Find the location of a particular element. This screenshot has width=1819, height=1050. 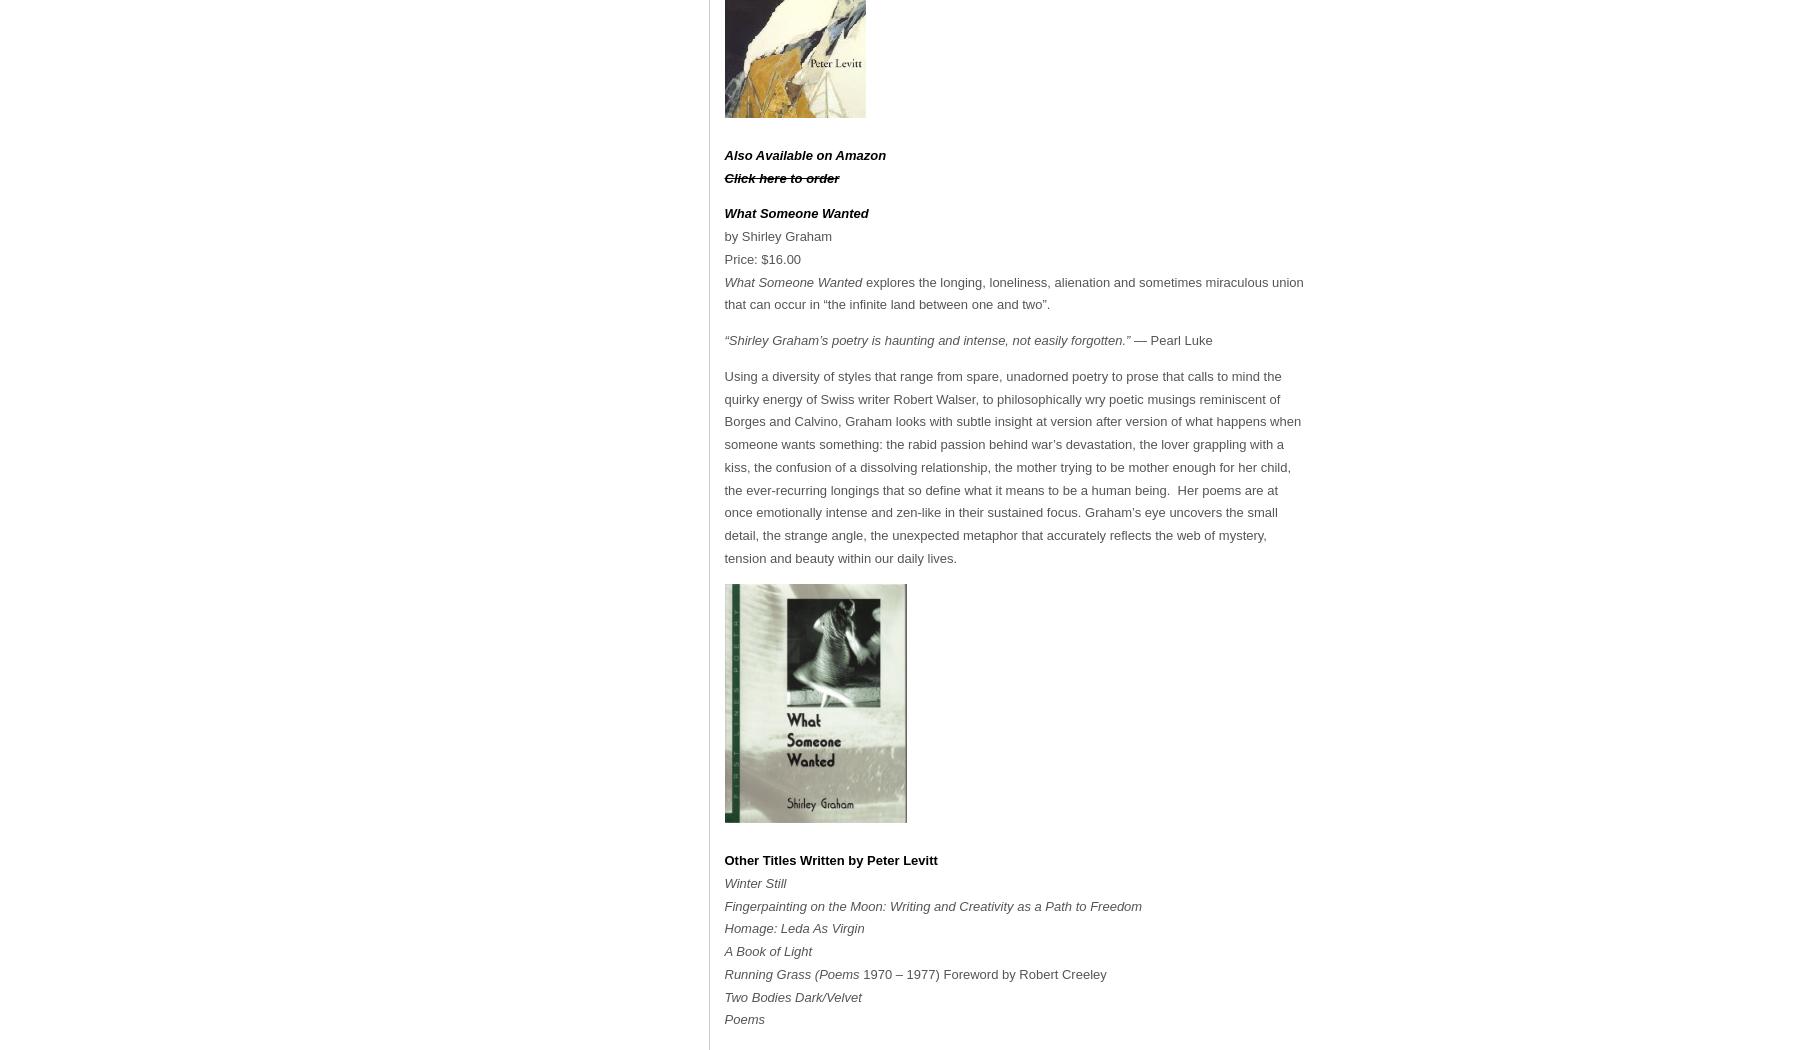

'Other Titles Written by Peter Levitt' is located at coordinates (830, 860).